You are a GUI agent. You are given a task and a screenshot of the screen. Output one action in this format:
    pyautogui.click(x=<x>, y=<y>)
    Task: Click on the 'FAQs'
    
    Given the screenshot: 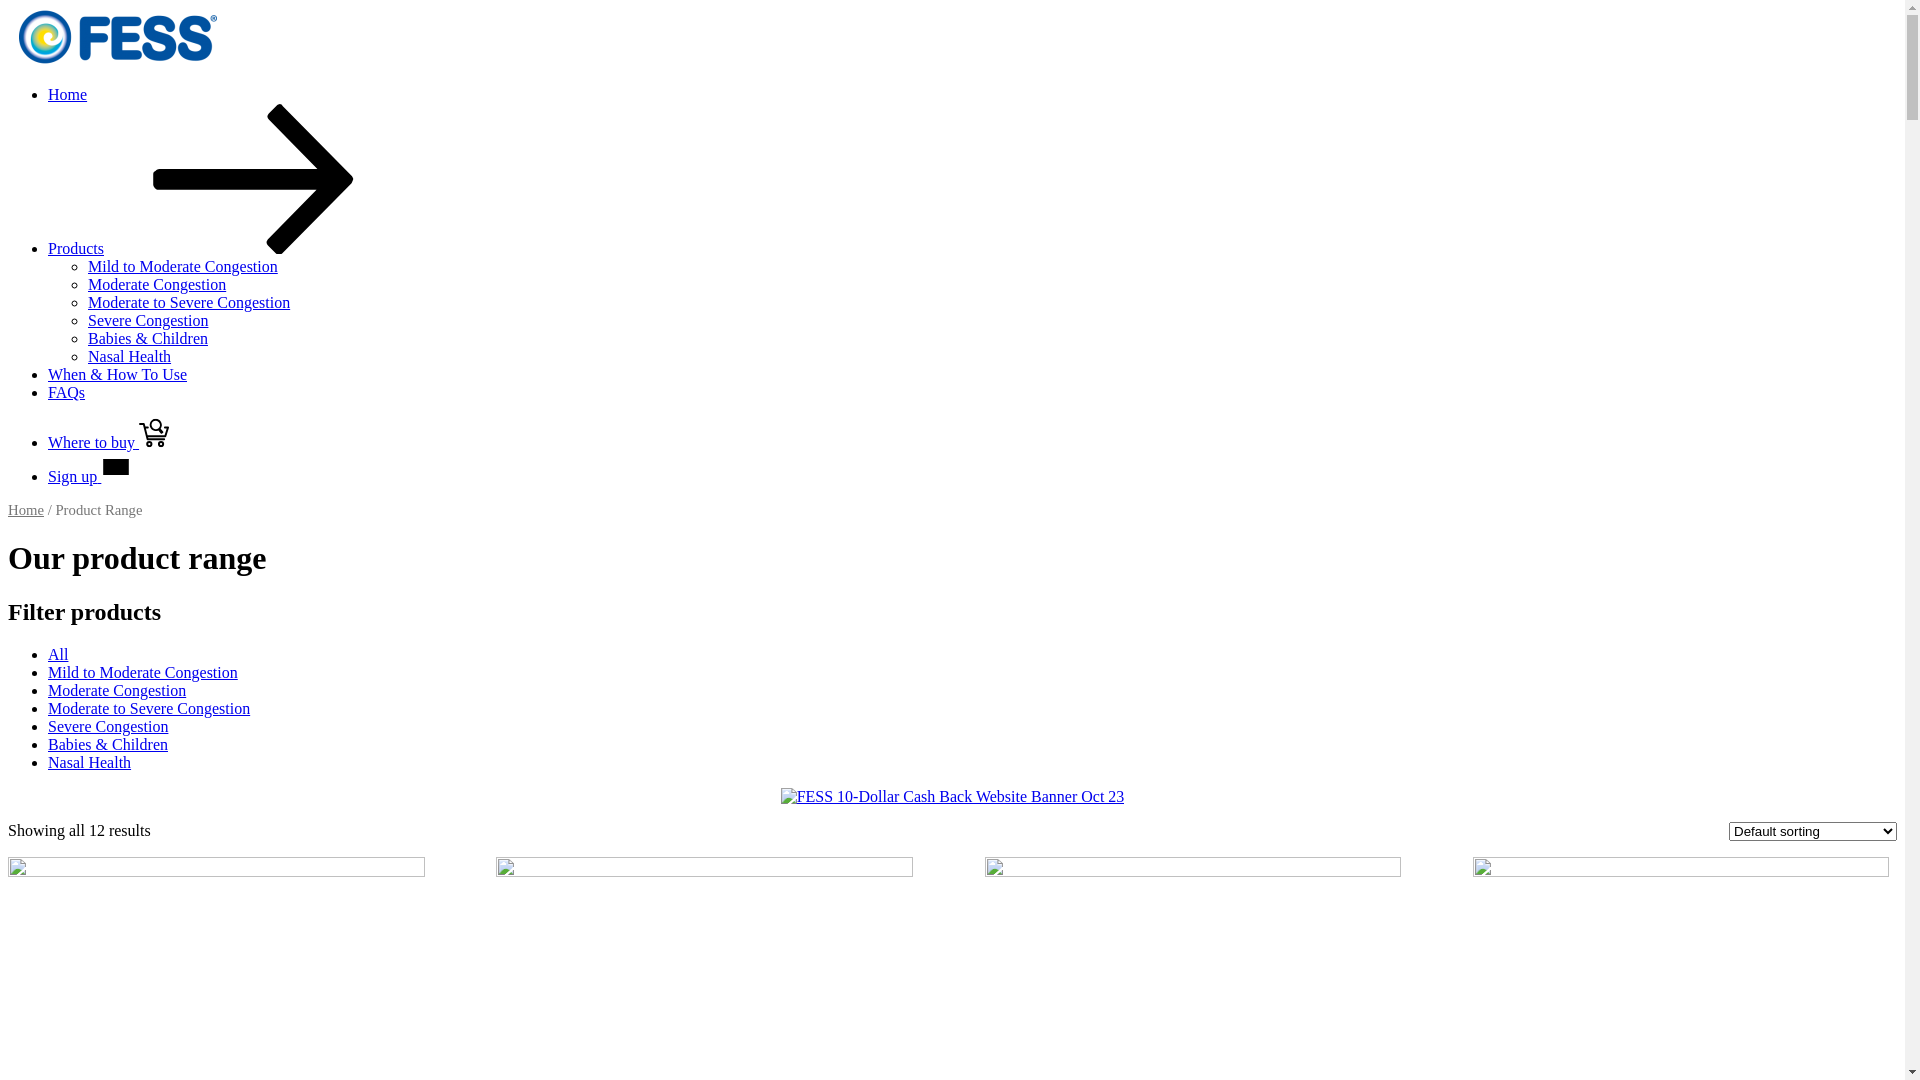 What is the action you would take?
    pyautogui.click(x=66, y=392)
    